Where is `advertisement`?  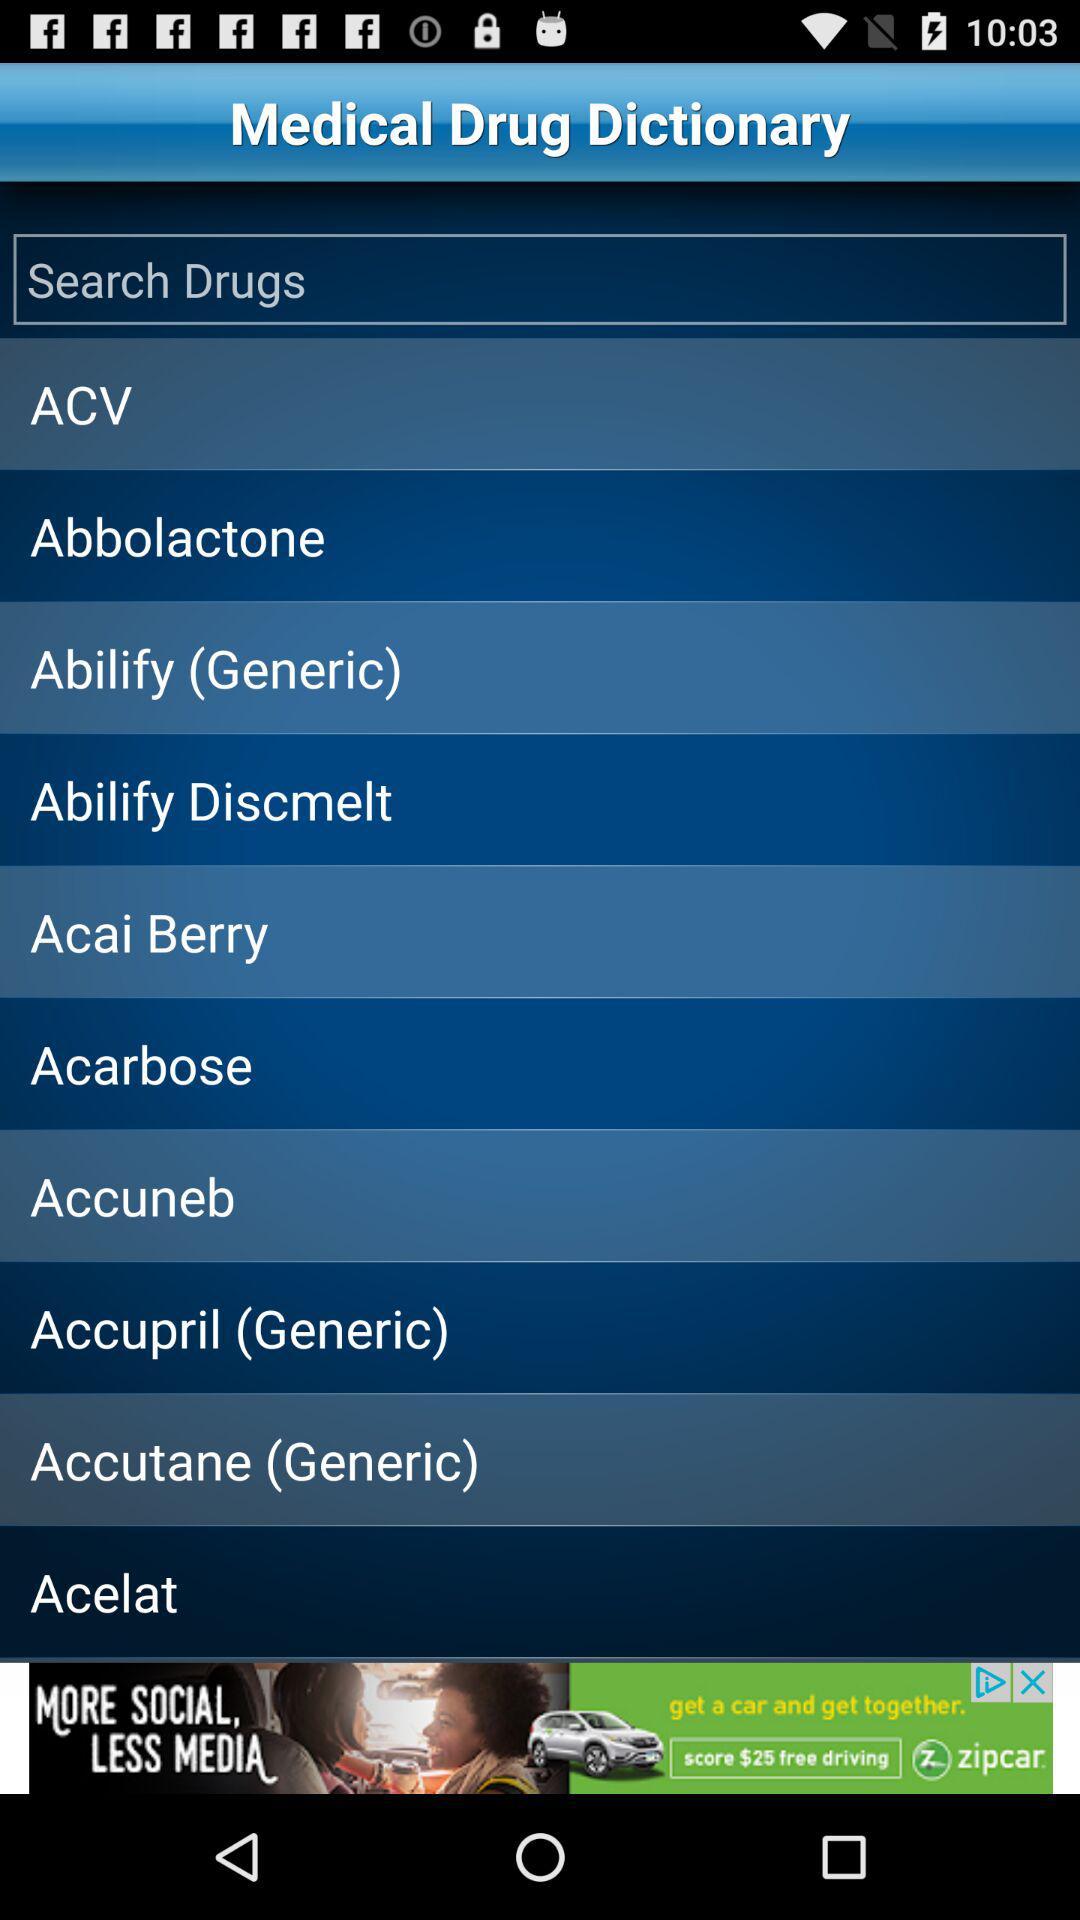
advertisement is located at coordinates (540, 1727).